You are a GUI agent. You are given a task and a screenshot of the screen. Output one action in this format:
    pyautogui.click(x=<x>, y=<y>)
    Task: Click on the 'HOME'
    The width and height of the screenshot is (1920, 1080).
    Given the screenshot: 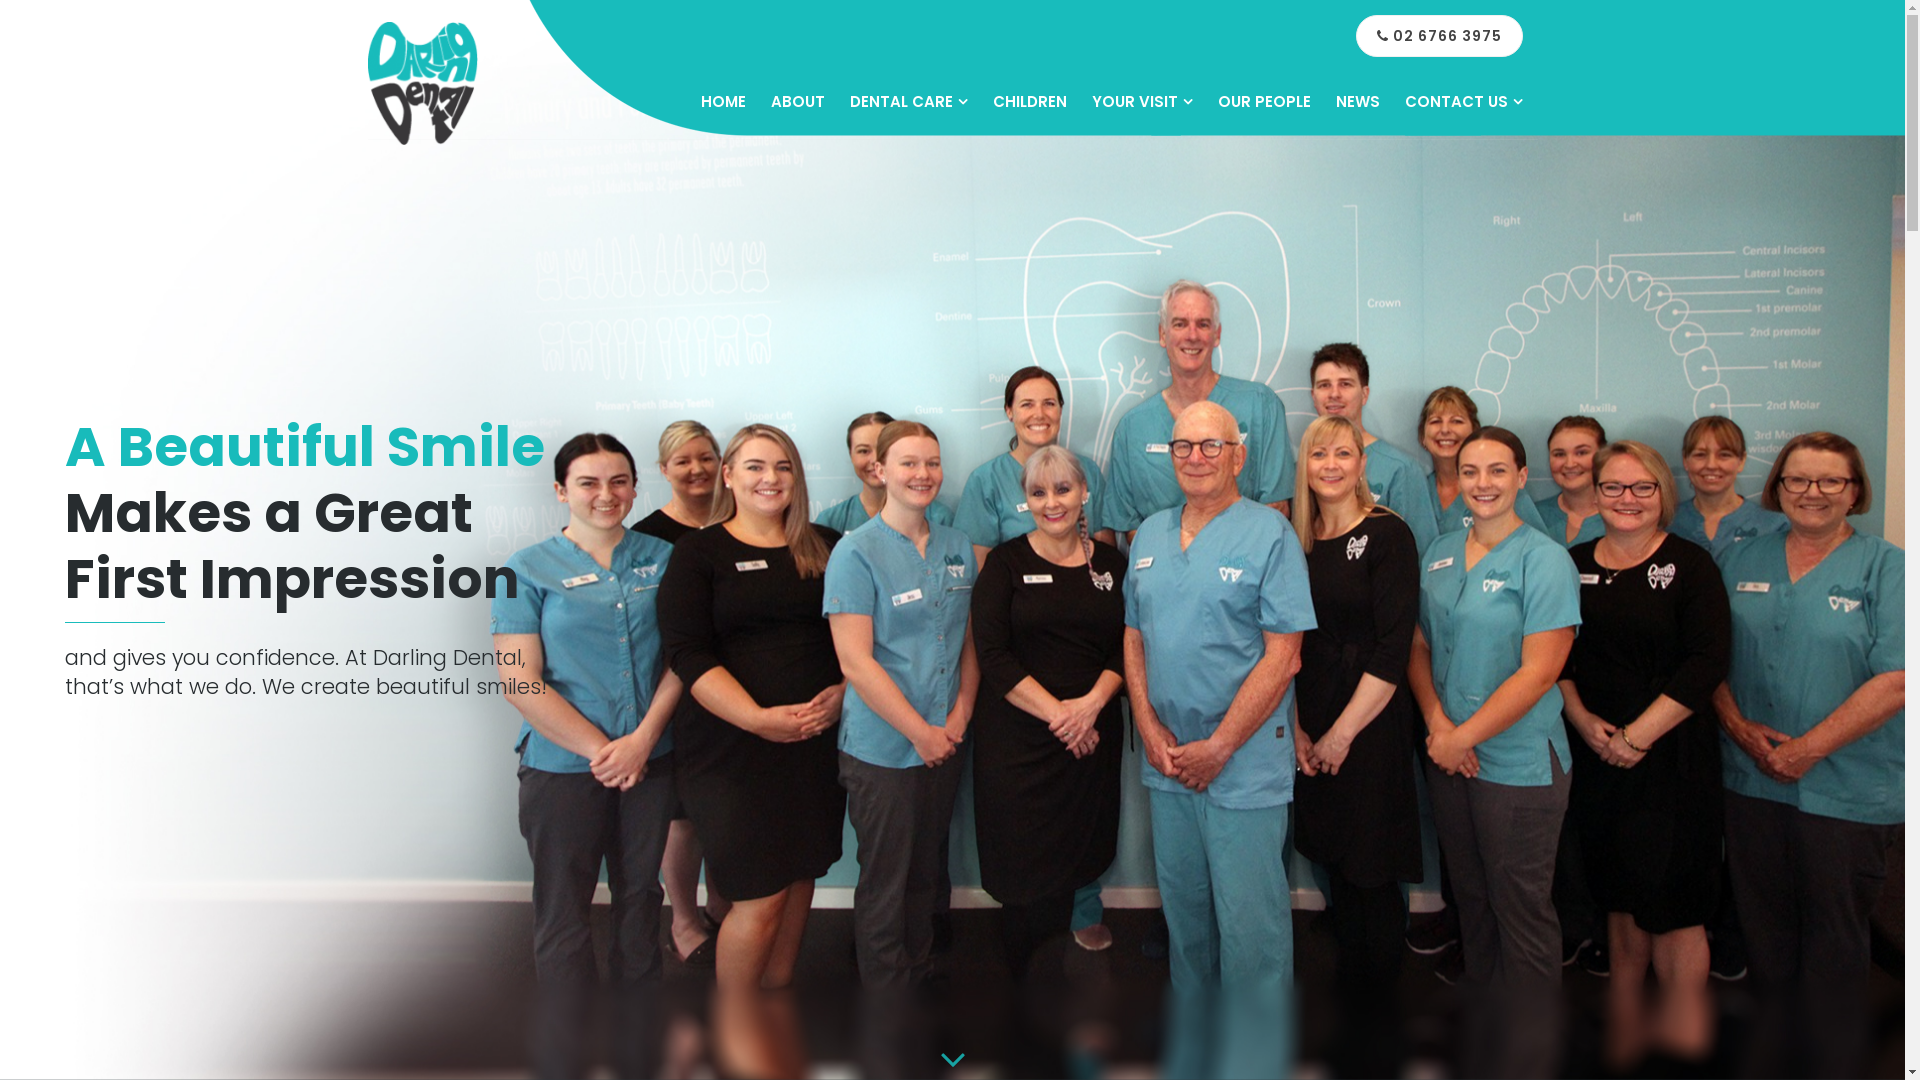 What is the action you would take?
    pyautogui.click(x=721, y=101)
    